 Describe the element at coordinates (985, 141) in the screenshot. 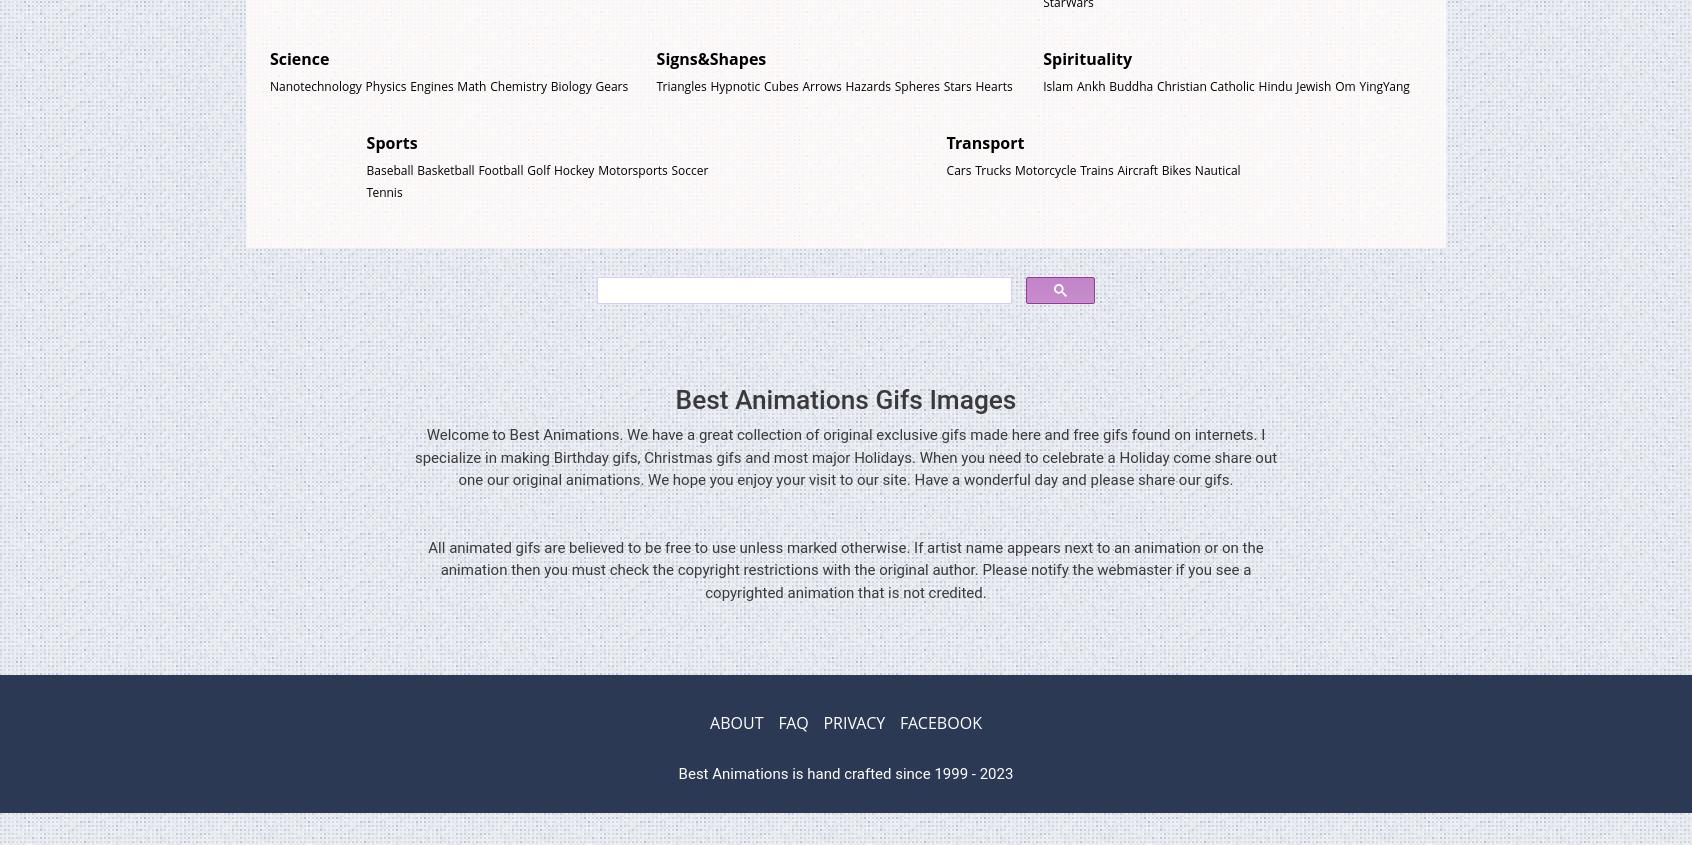

I see `'Transport'` at that location.